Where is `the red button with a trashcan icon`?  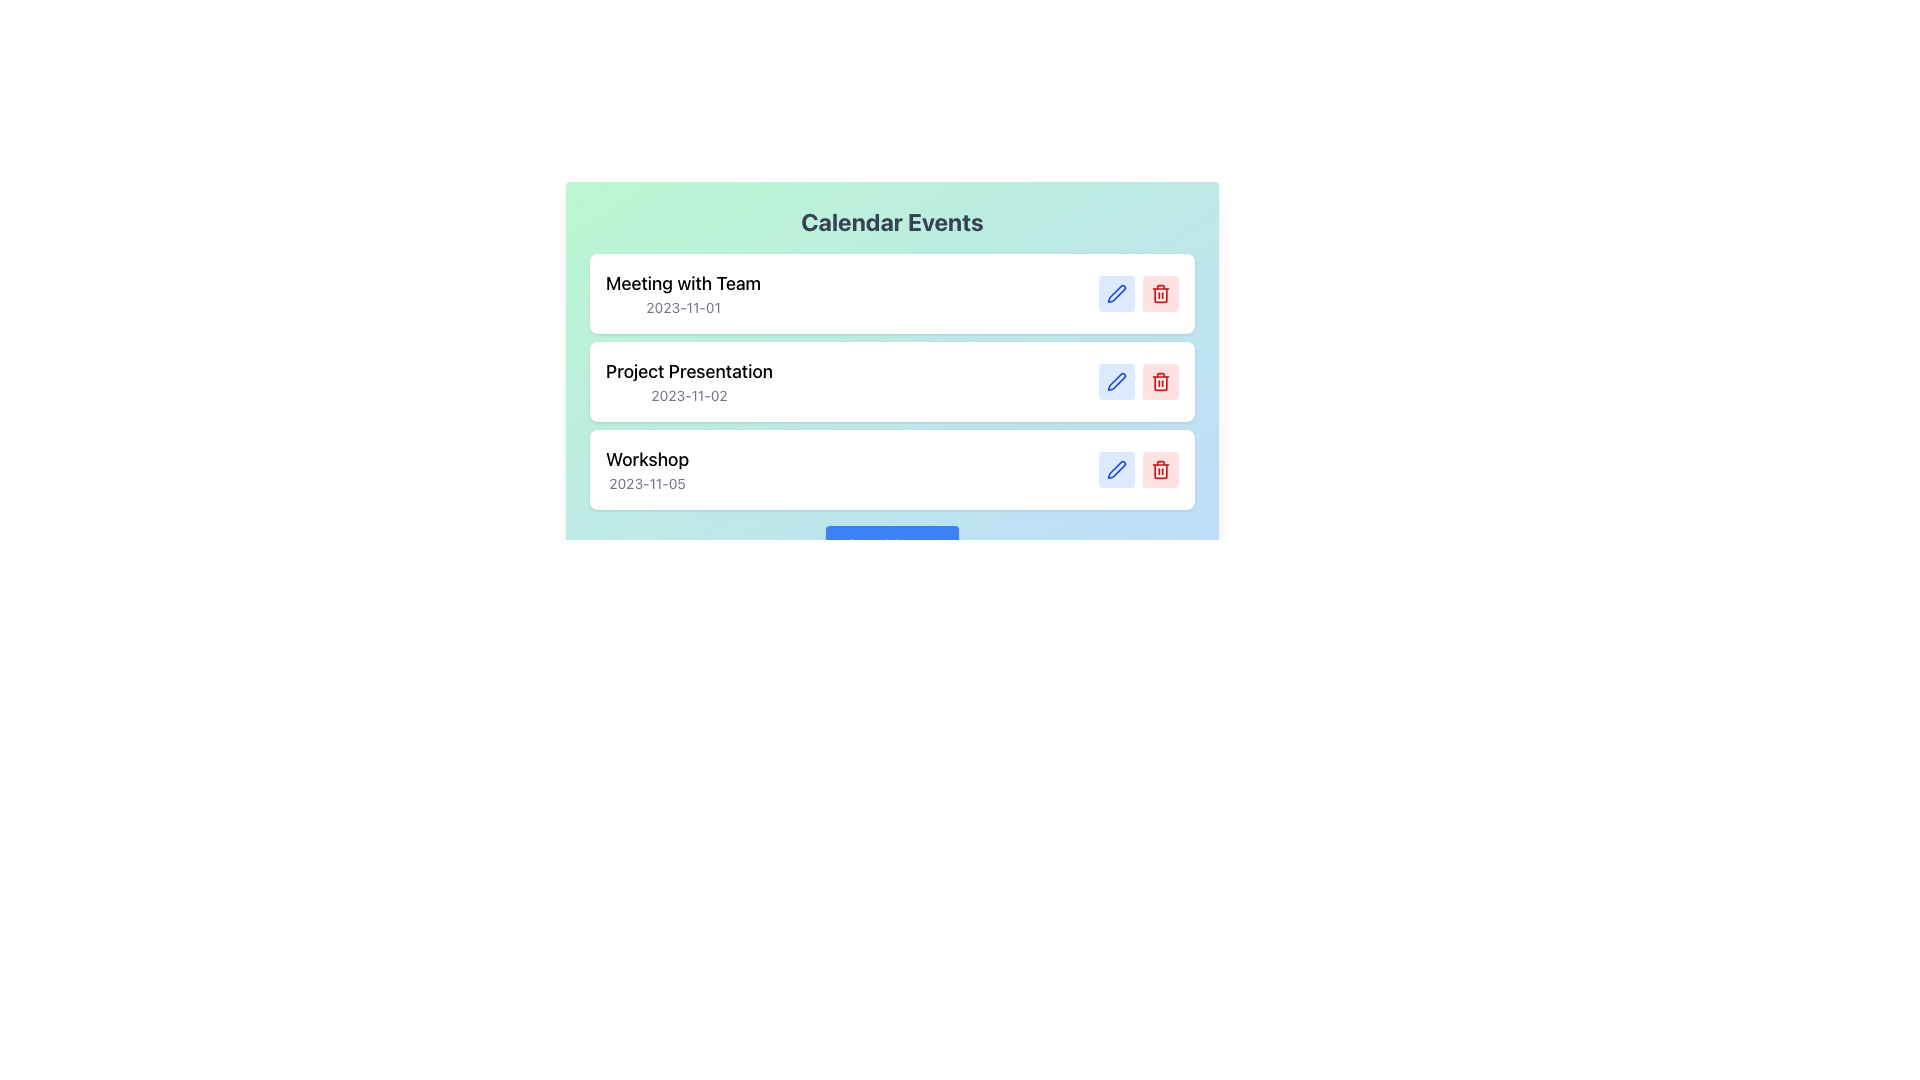 the red button with a trashcan icon is located at coordinates (1161, 293).